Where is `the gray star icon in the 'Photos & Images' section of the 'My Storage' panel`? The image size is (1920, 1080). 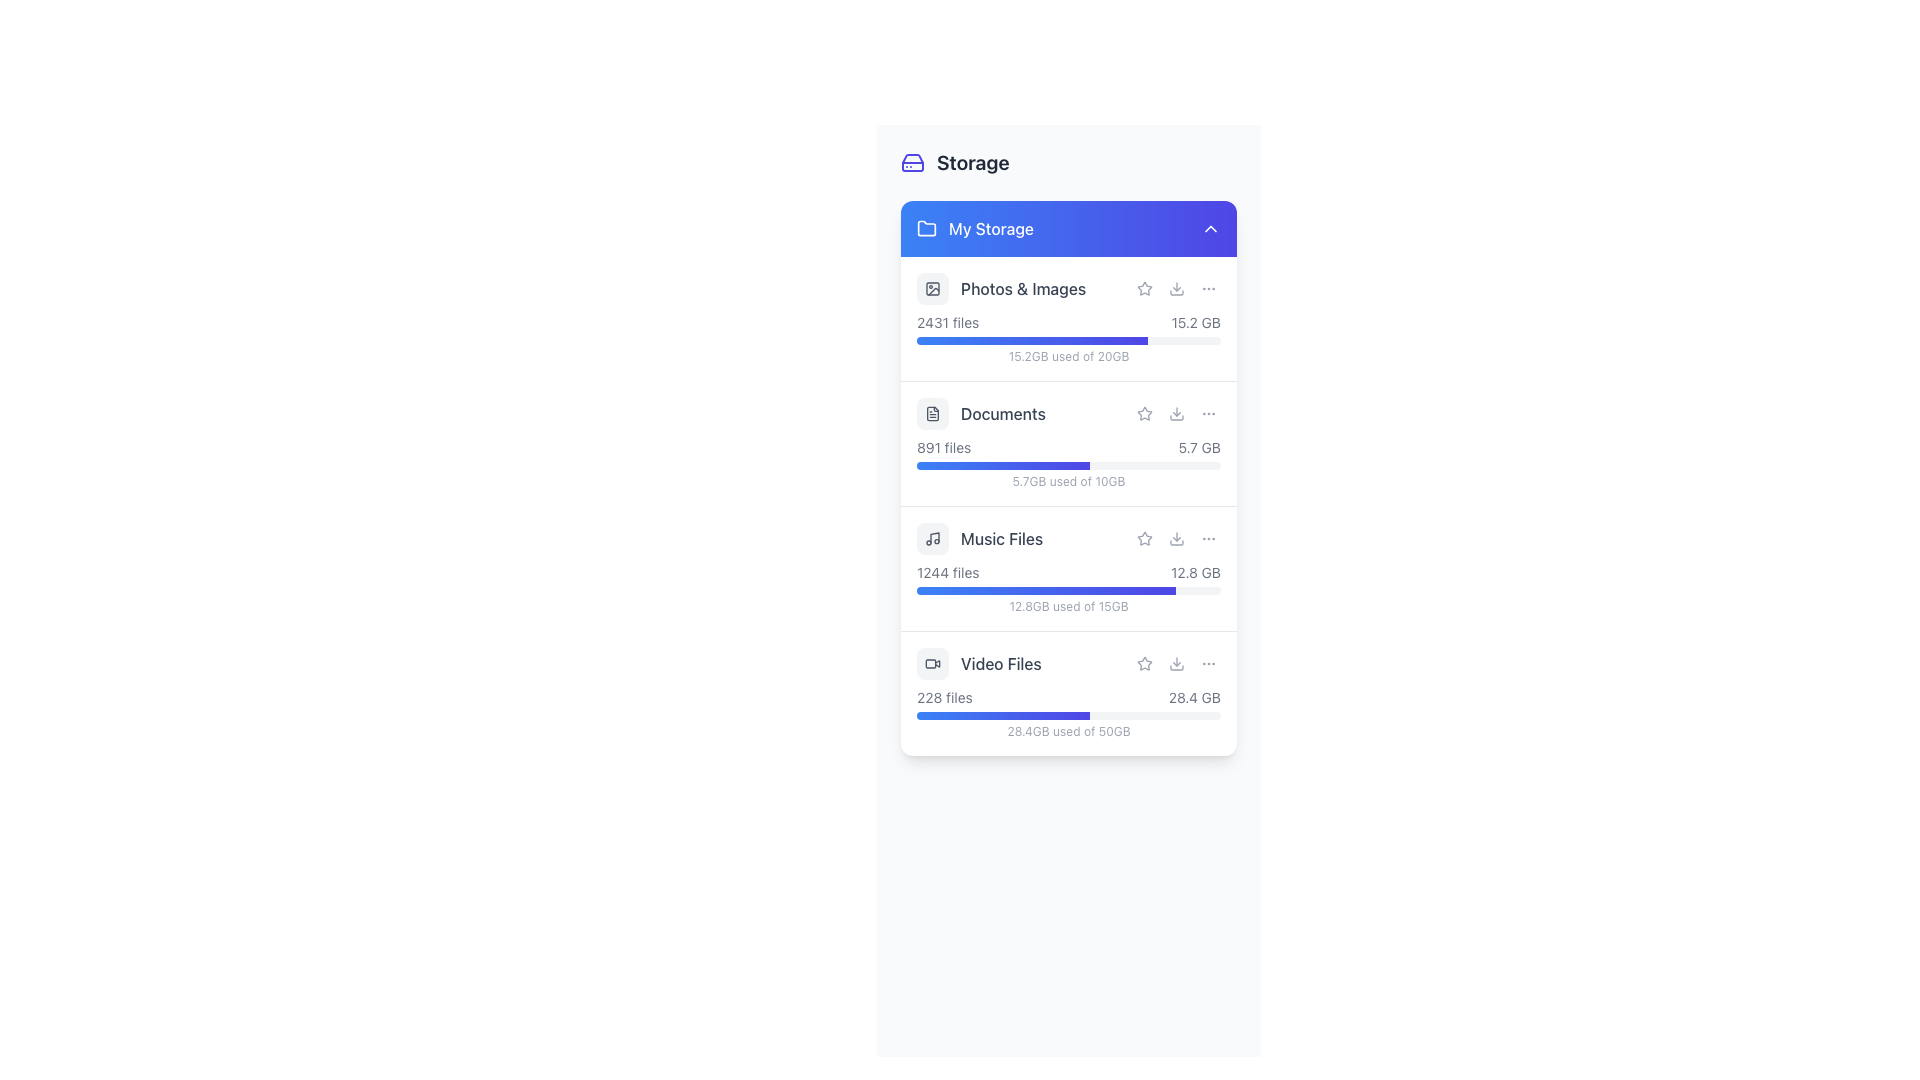
the gray star icon in the 'Photos & Images' section of the 'My Storage' panel is located at coordinates (1145, 289).